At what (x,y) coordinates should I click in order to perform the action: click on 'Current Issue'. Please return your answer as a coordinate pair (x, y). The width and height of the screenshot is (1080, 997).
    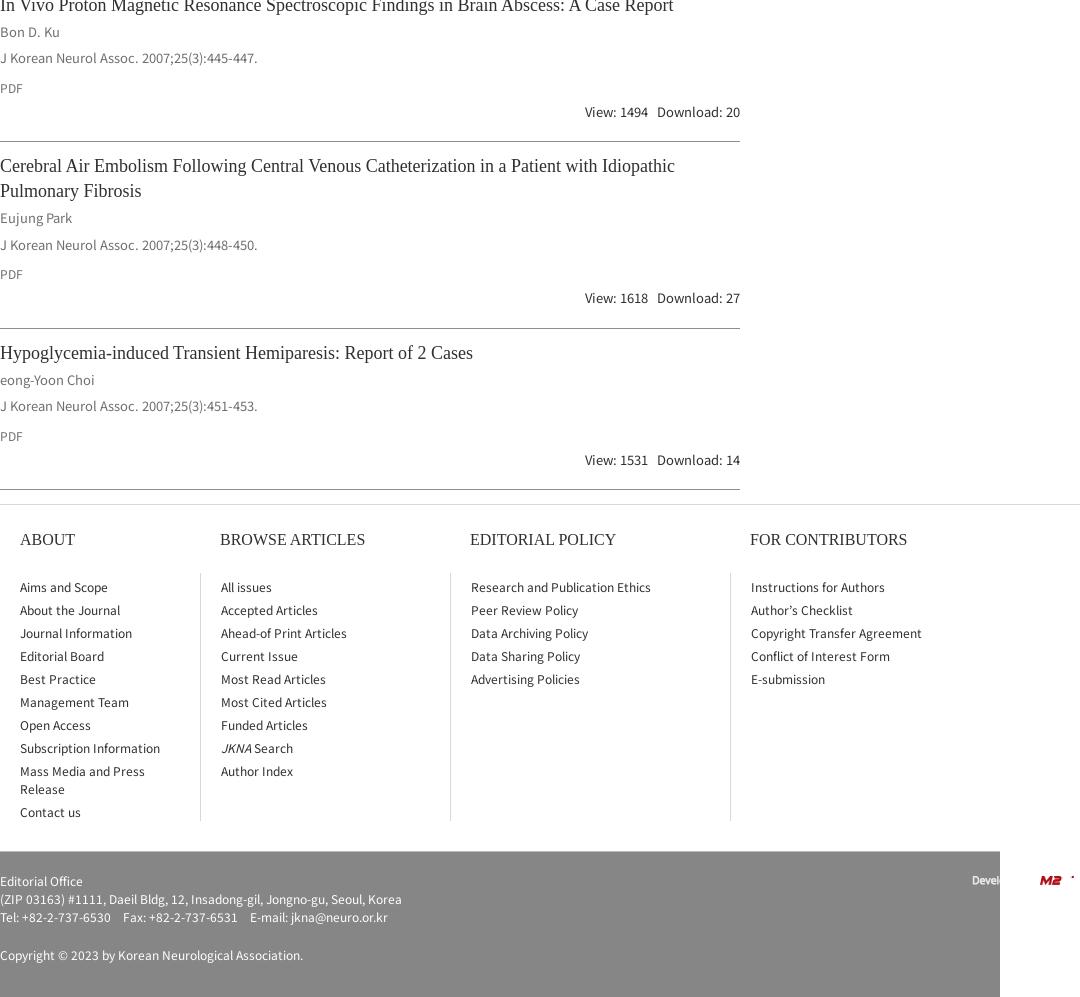
    Looking at the image, I should click on (258, 655).